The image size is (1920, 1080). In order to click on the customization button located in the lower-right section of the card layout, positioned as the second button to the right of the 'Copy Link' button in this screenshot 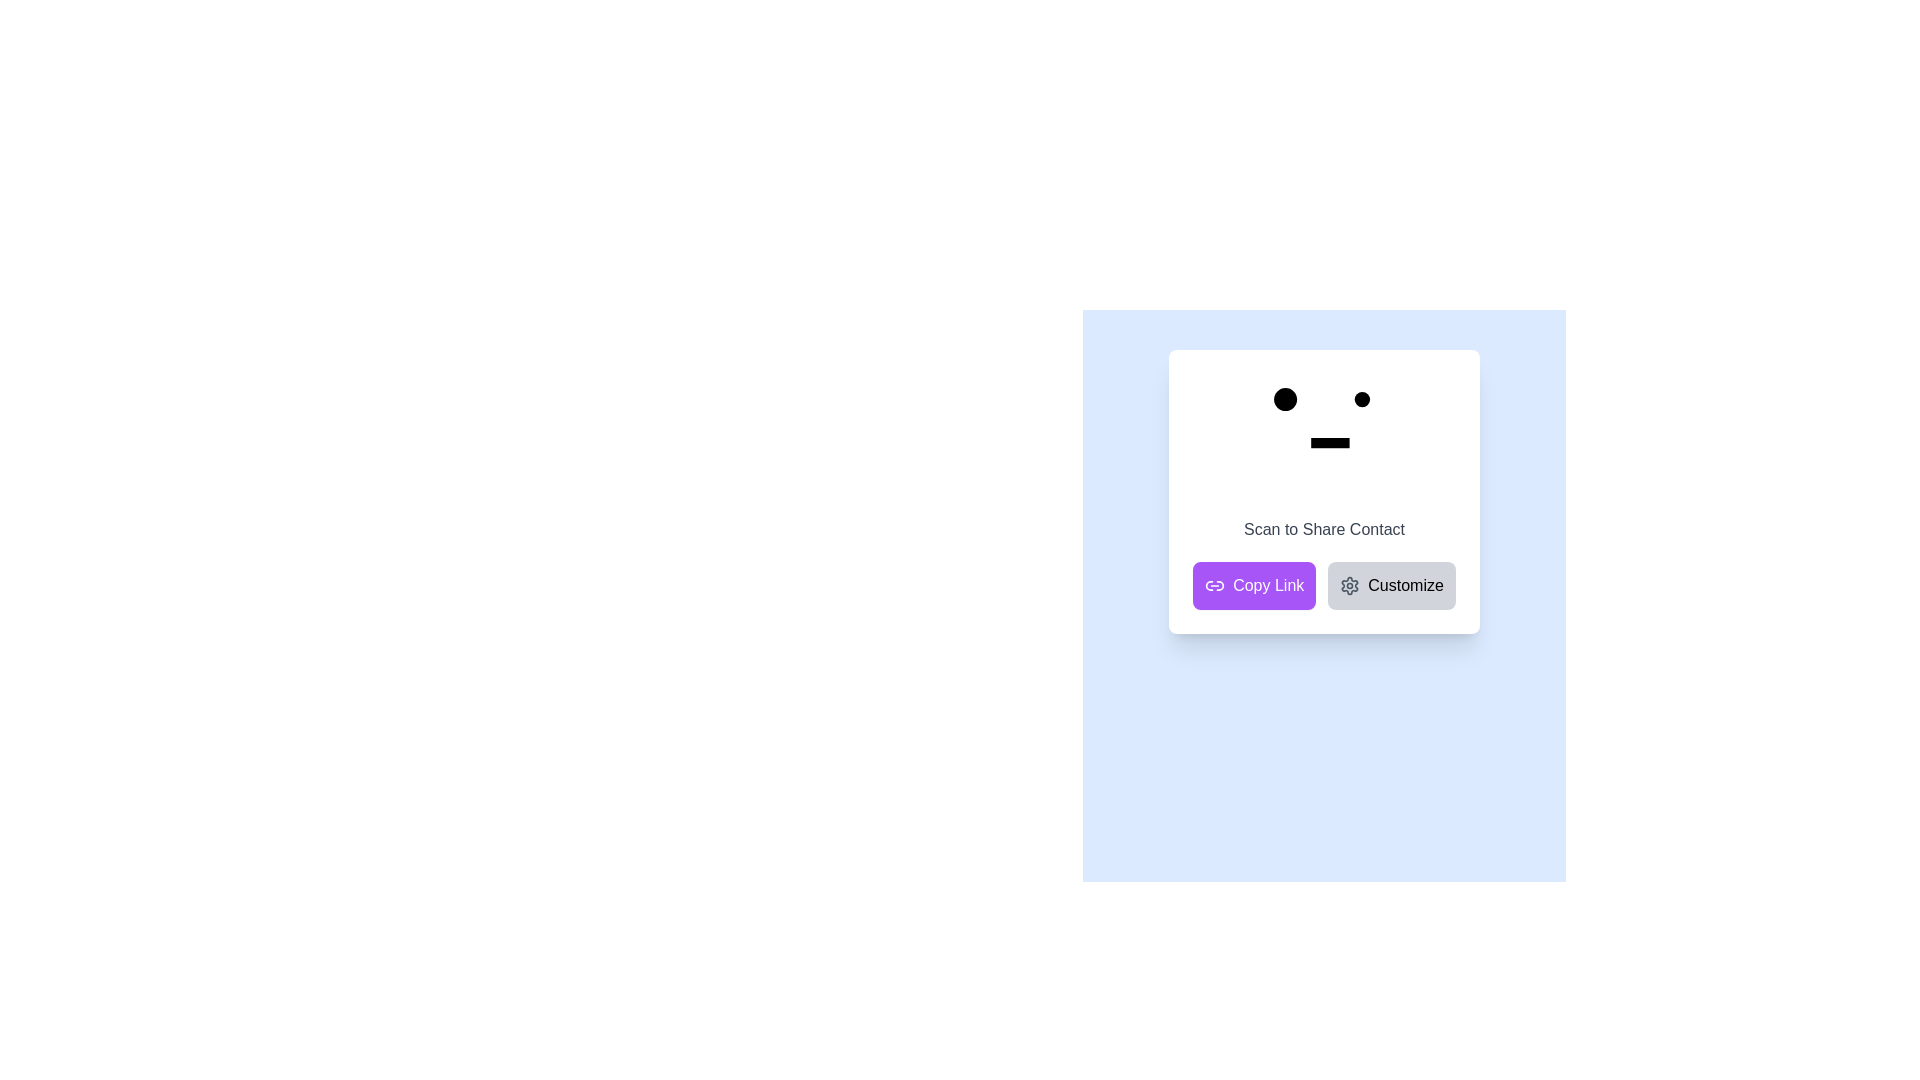, I will do `click(1391, 585)`.